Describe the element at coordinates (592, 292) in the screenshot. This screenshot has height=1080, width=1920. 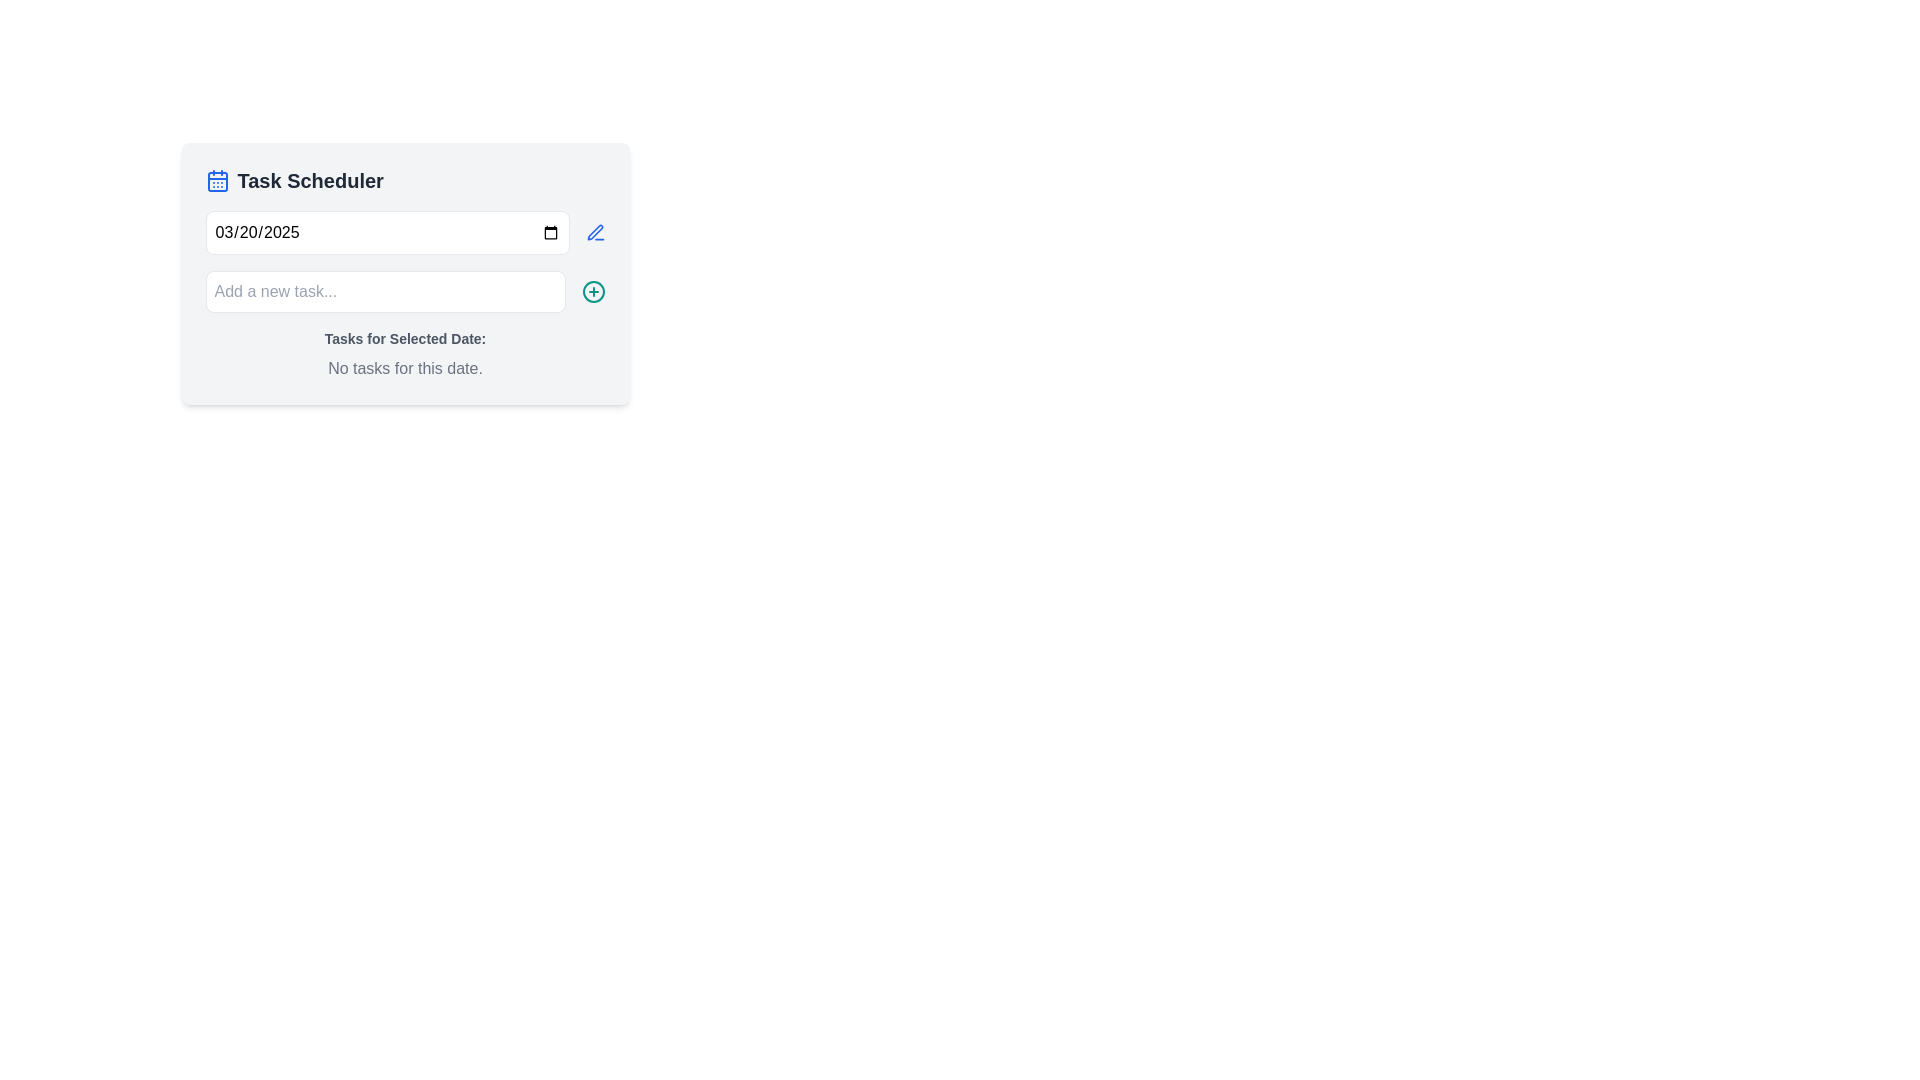
I see `the filled circle SVG element, which is centrally located within the circular plus icon in the task scheduler interface` at that location.